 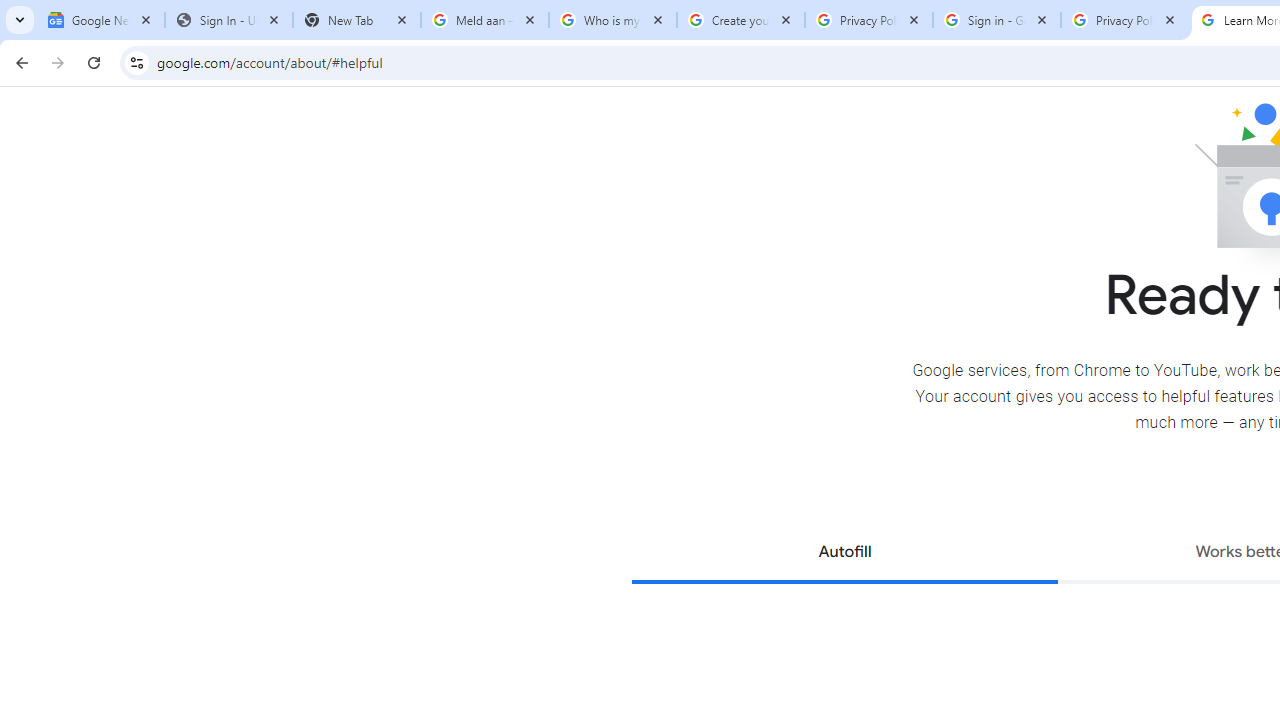 What do you see at coordinates (612, 20) in the screenshot?
I see `'Who is my administrator? - Google Account Help'` at bounding box center [612, 20].